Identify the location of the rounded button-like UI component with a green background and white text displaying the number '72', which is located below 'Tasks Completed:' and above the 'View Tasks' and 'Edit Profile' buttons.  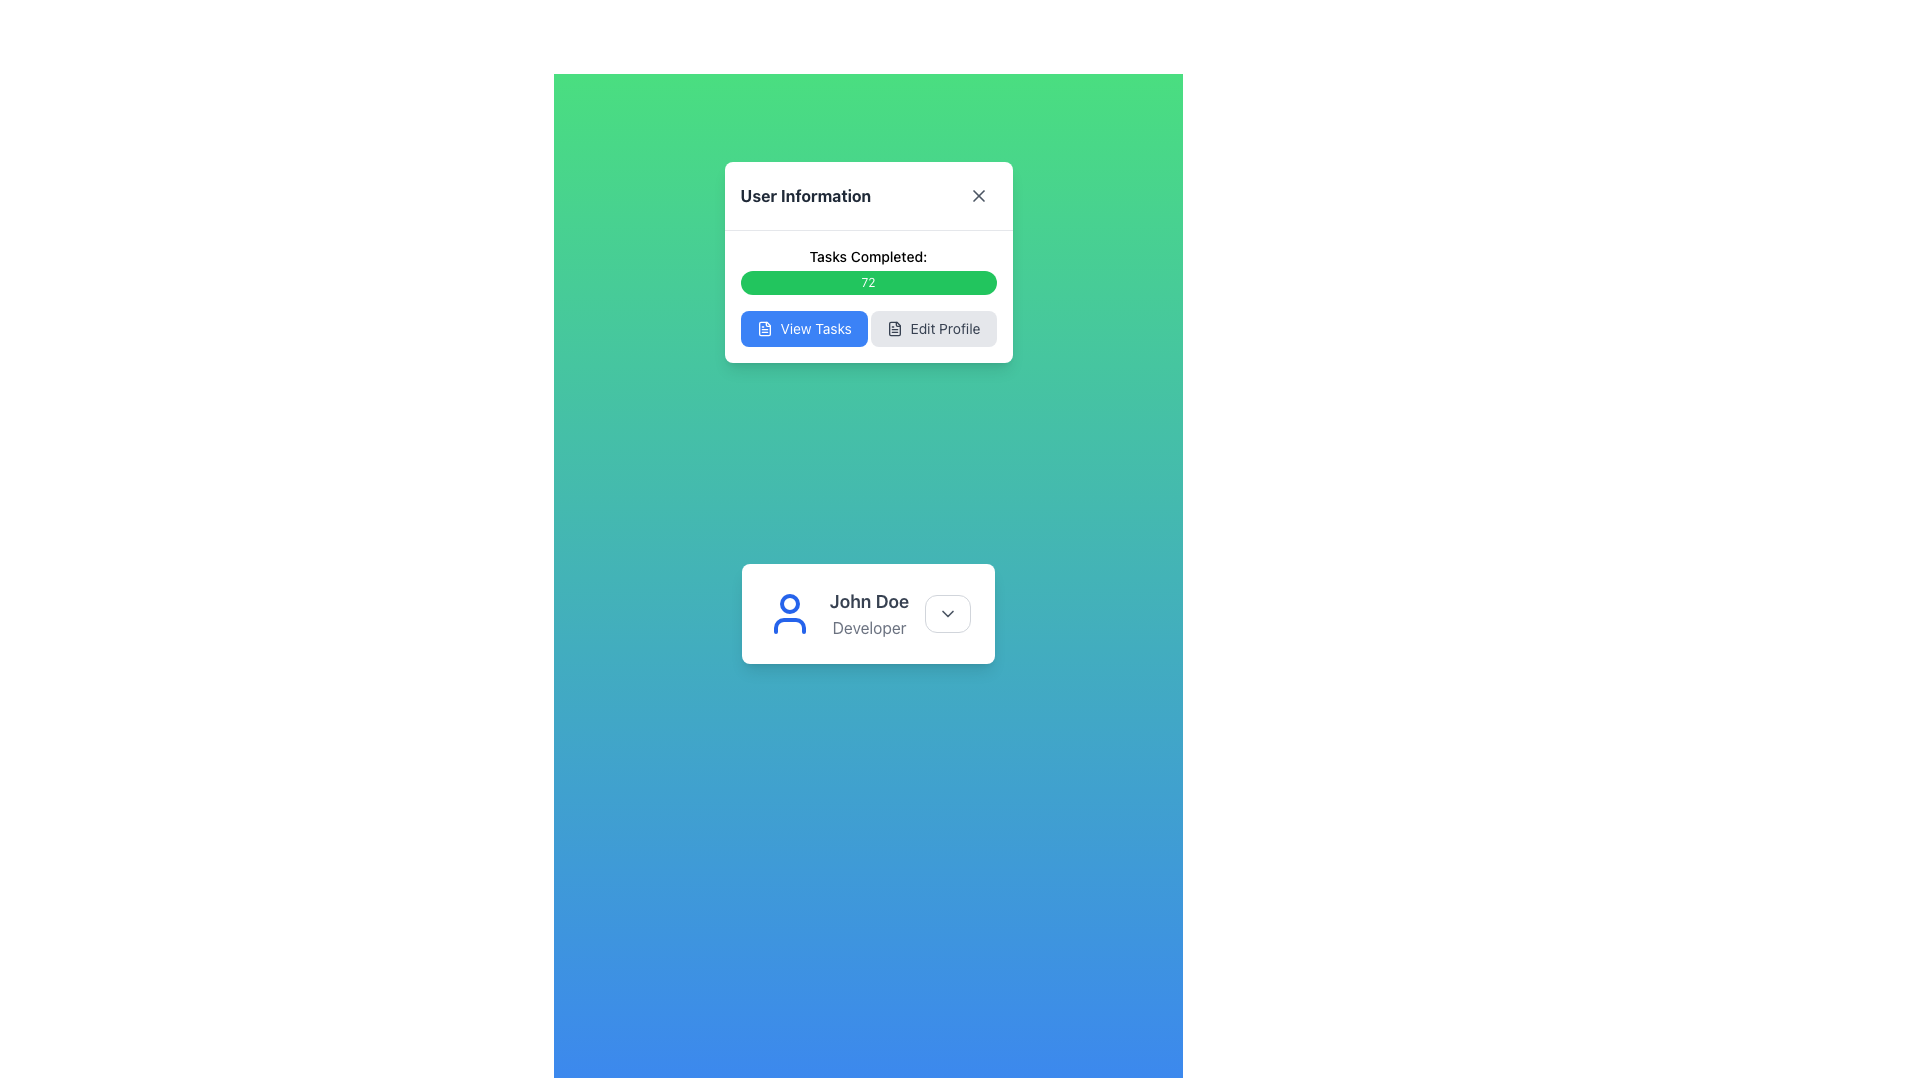
(868, 282).